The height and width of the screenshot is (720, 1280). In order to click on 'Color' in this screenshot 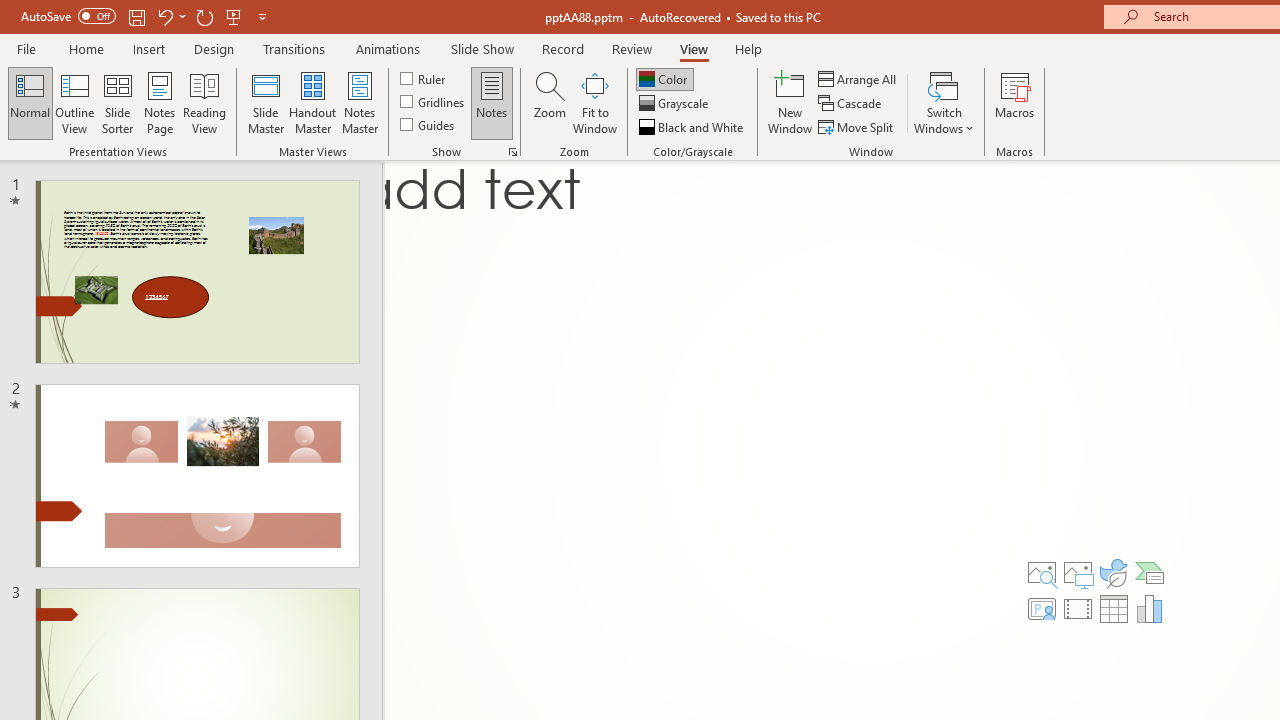, I will do `click(664, 78)`.